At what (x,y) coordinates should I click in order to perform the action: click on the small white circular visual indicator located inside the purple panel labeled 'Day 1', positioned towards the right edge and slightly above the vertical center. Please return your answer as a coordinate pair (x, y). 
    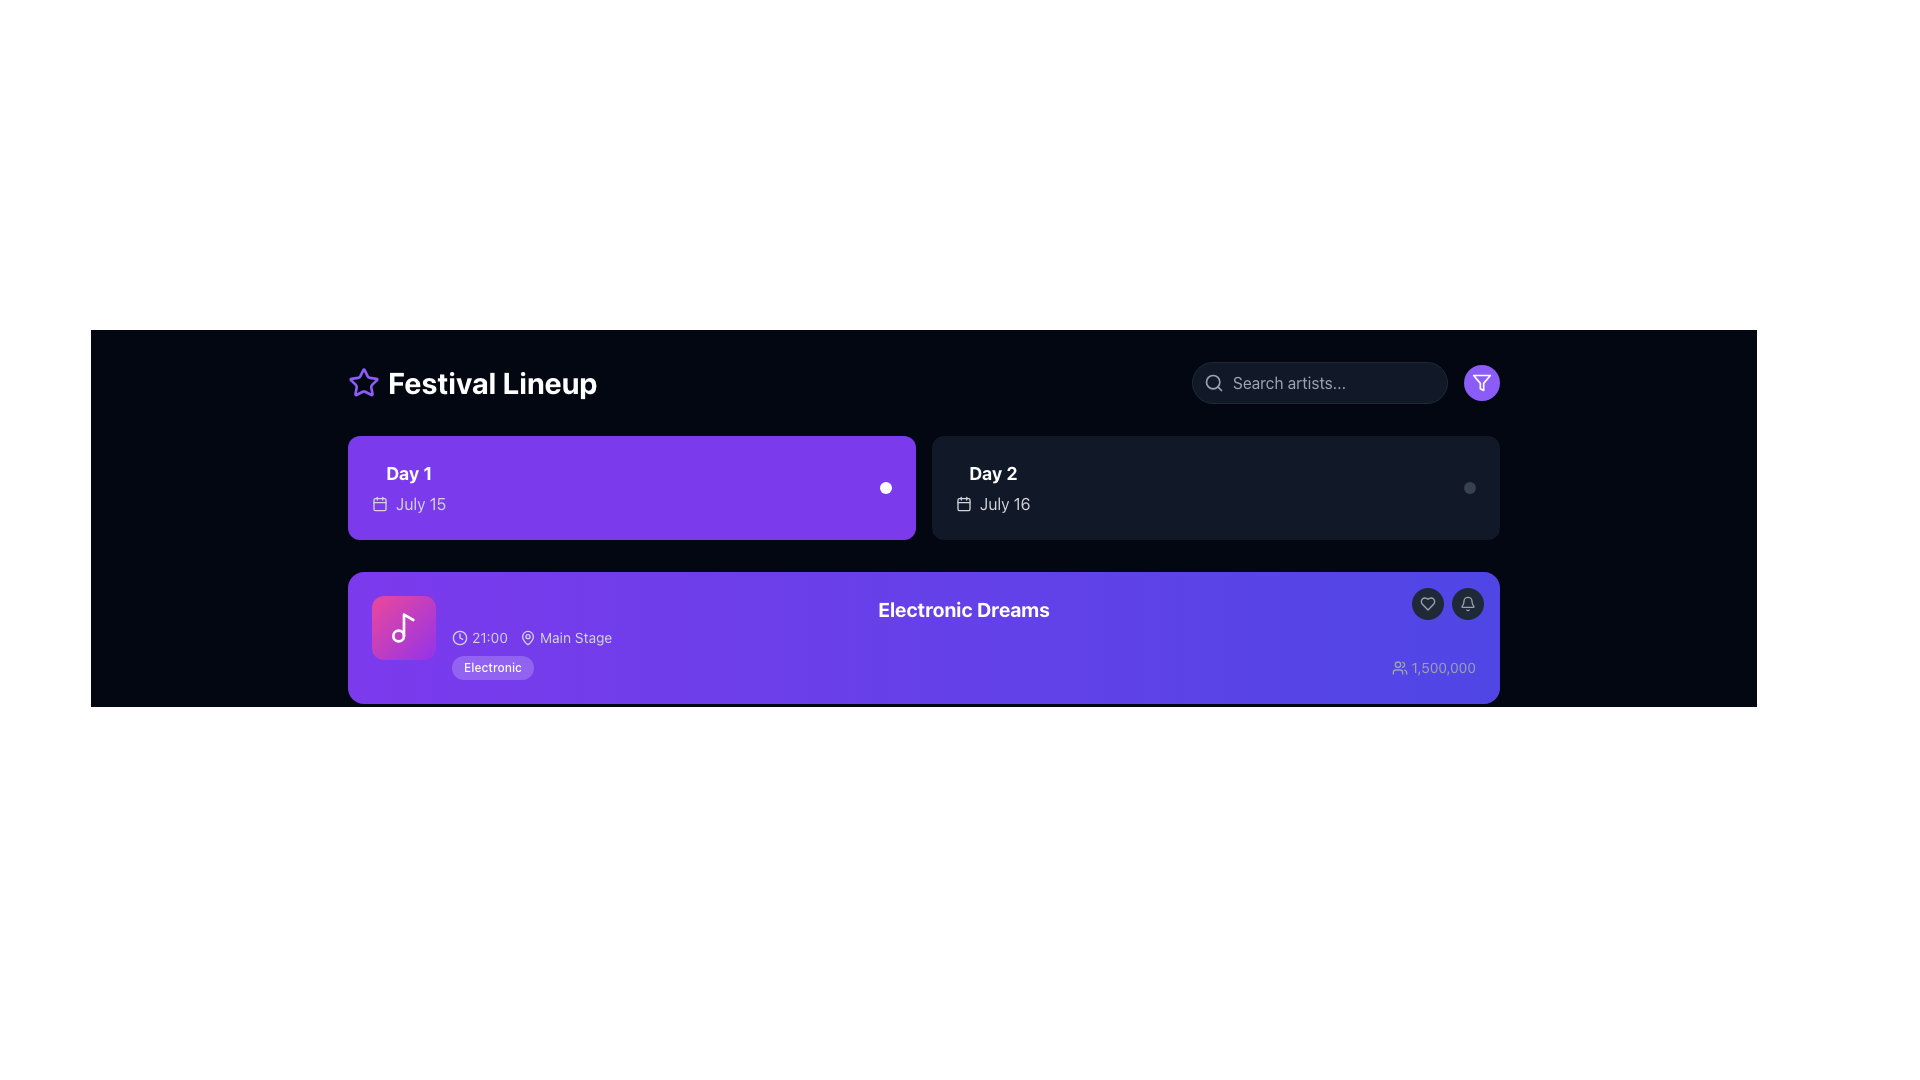
    Looking at the image, I should click on (885, 488).